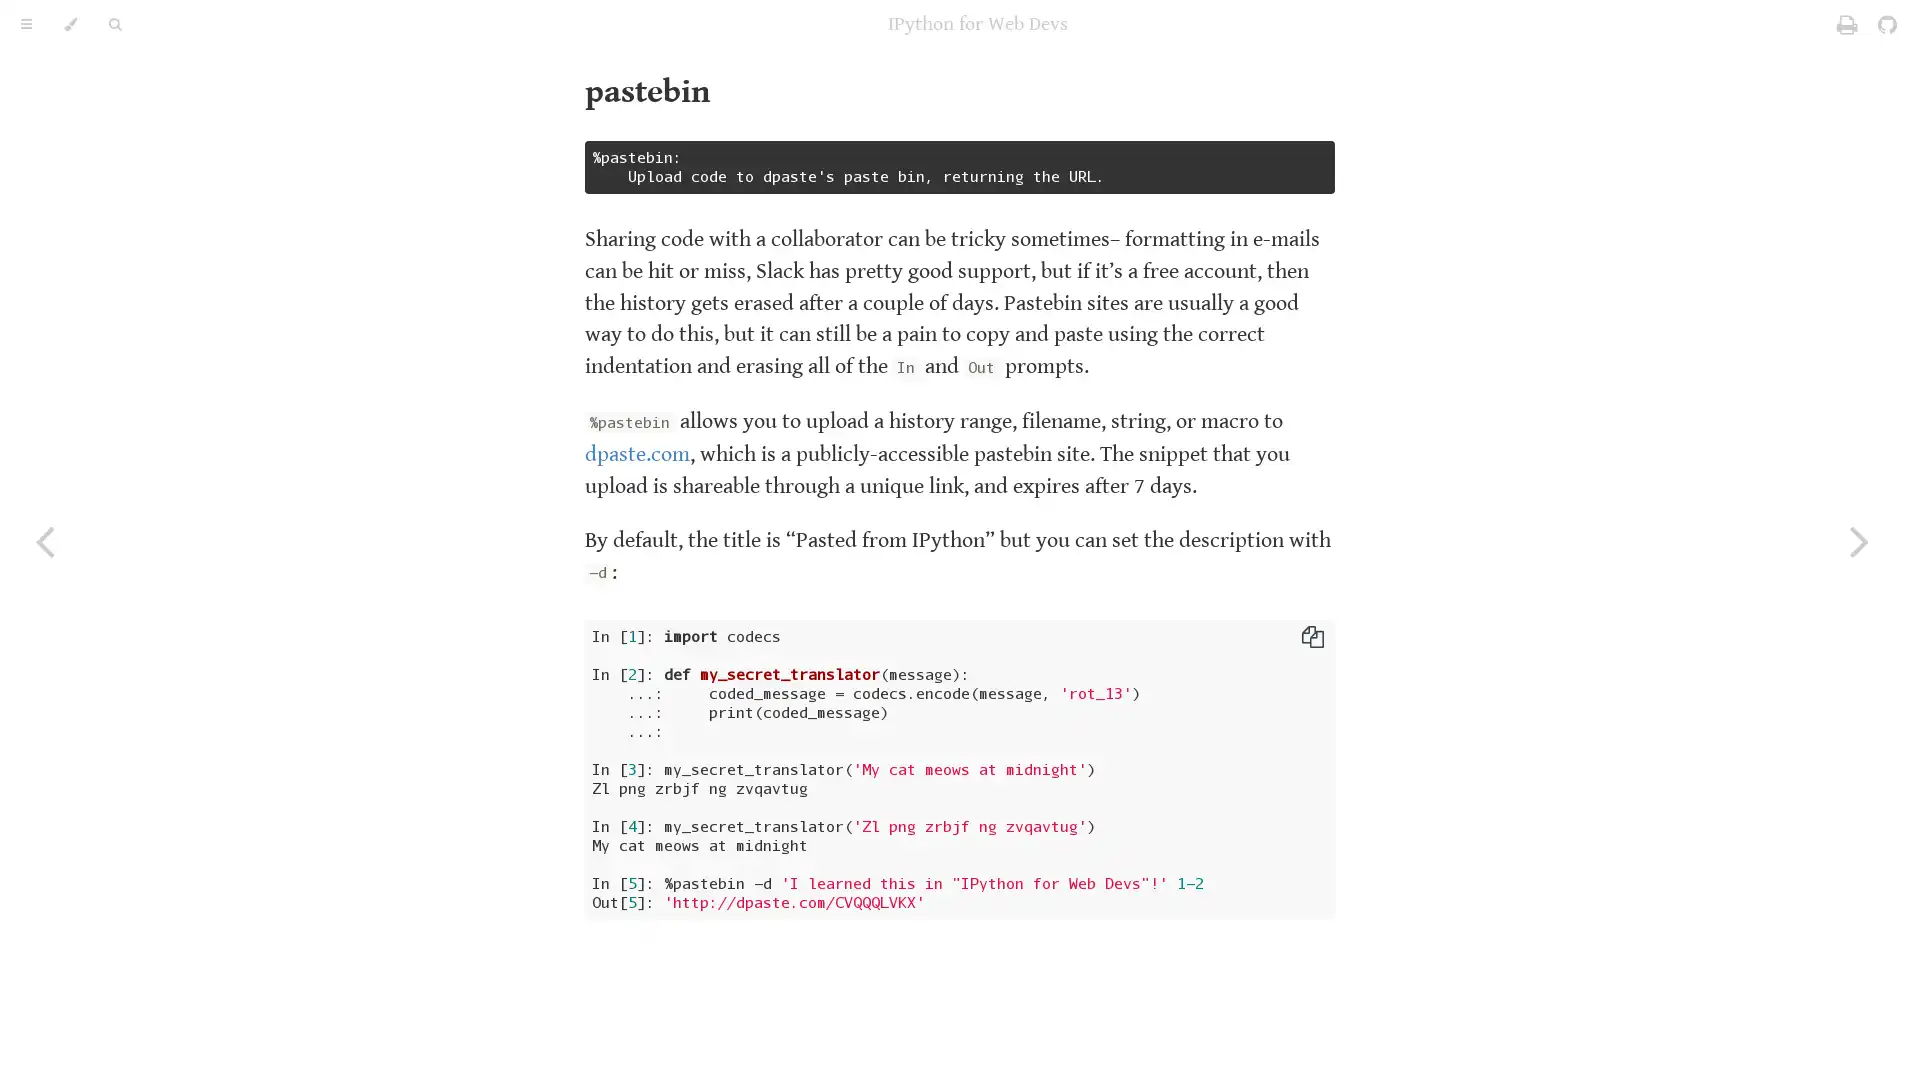 This screenshot has width=1920, height=1080. What do you see at coordinates (1313, 636) in the screenshot?
I see `Copy to clipboard` at bounding box center [1313, 636].